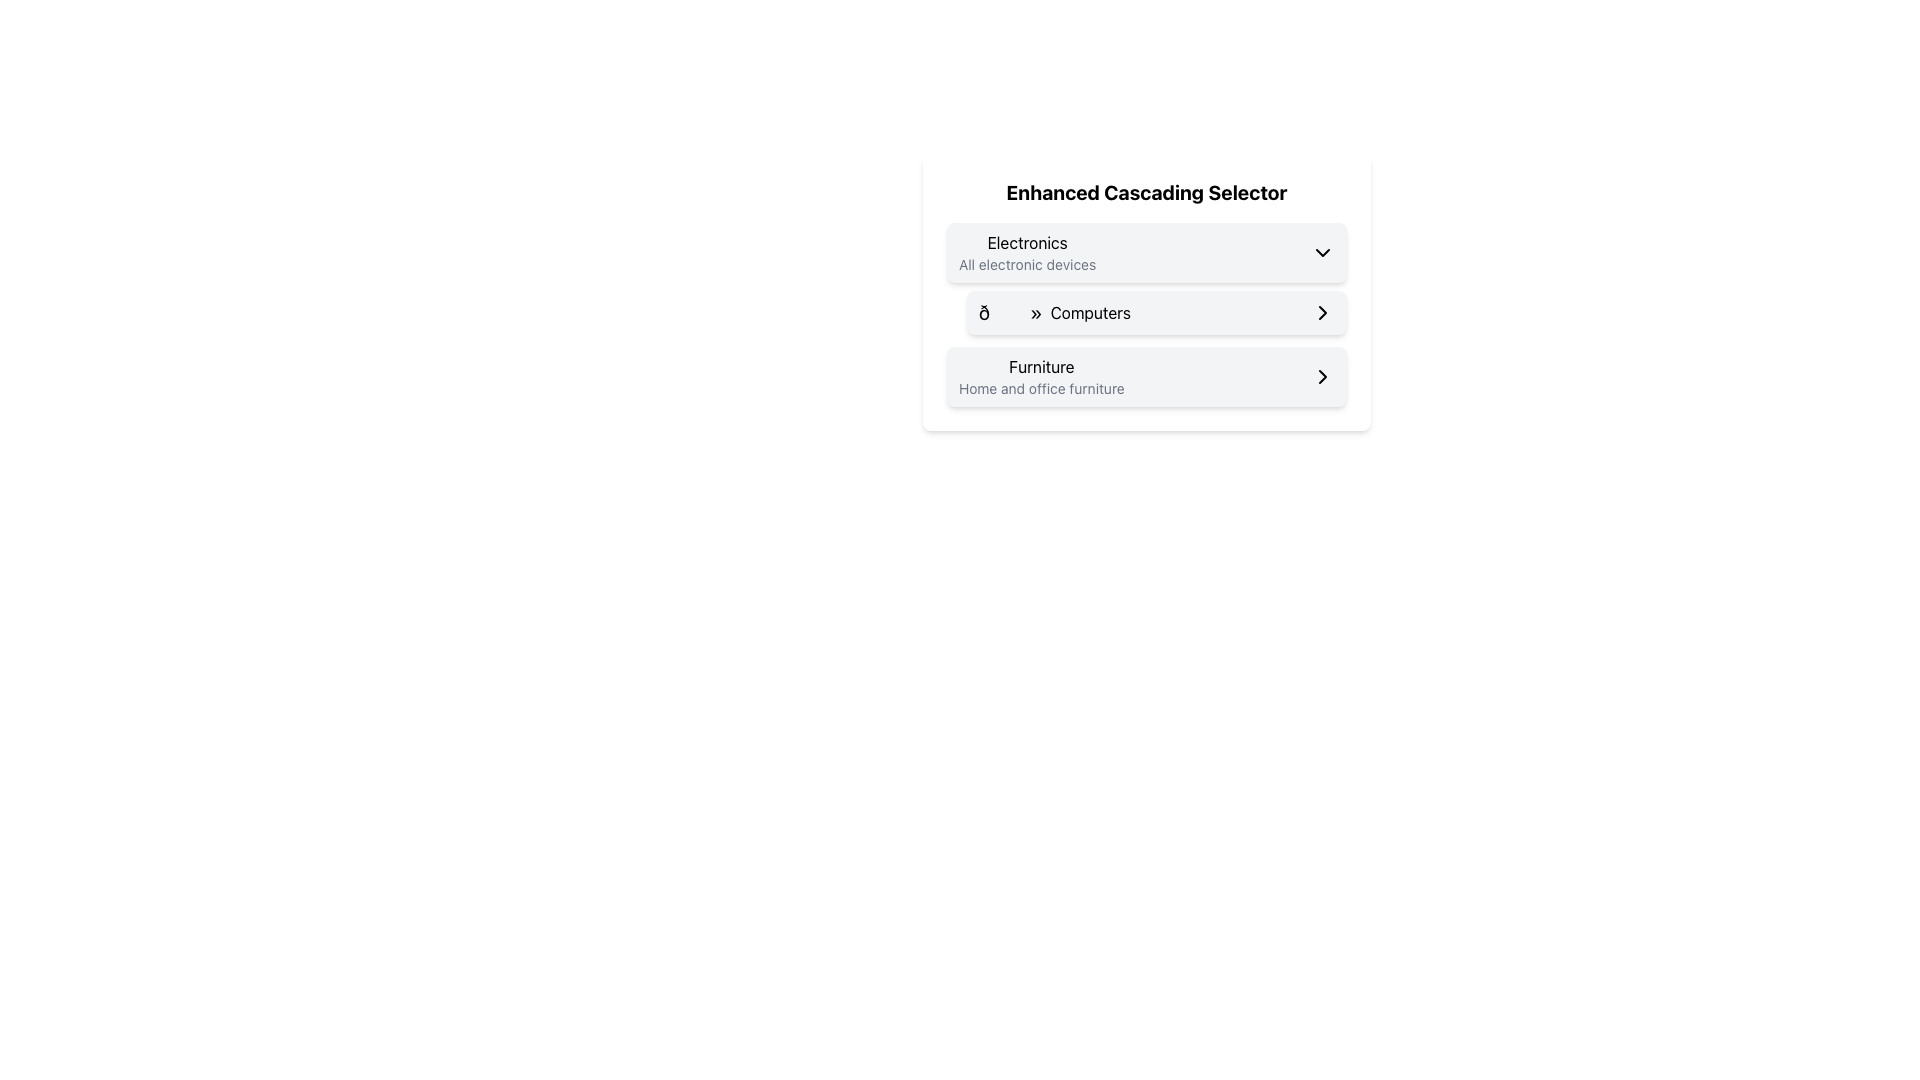  What do you see at coordinates (1027, 264) in the screenshot?
I see `the text label that provides additional information for the 'Electronics' category, located beneath 'Electronics' in the dropdown section` at bounding box center [1027, 264].